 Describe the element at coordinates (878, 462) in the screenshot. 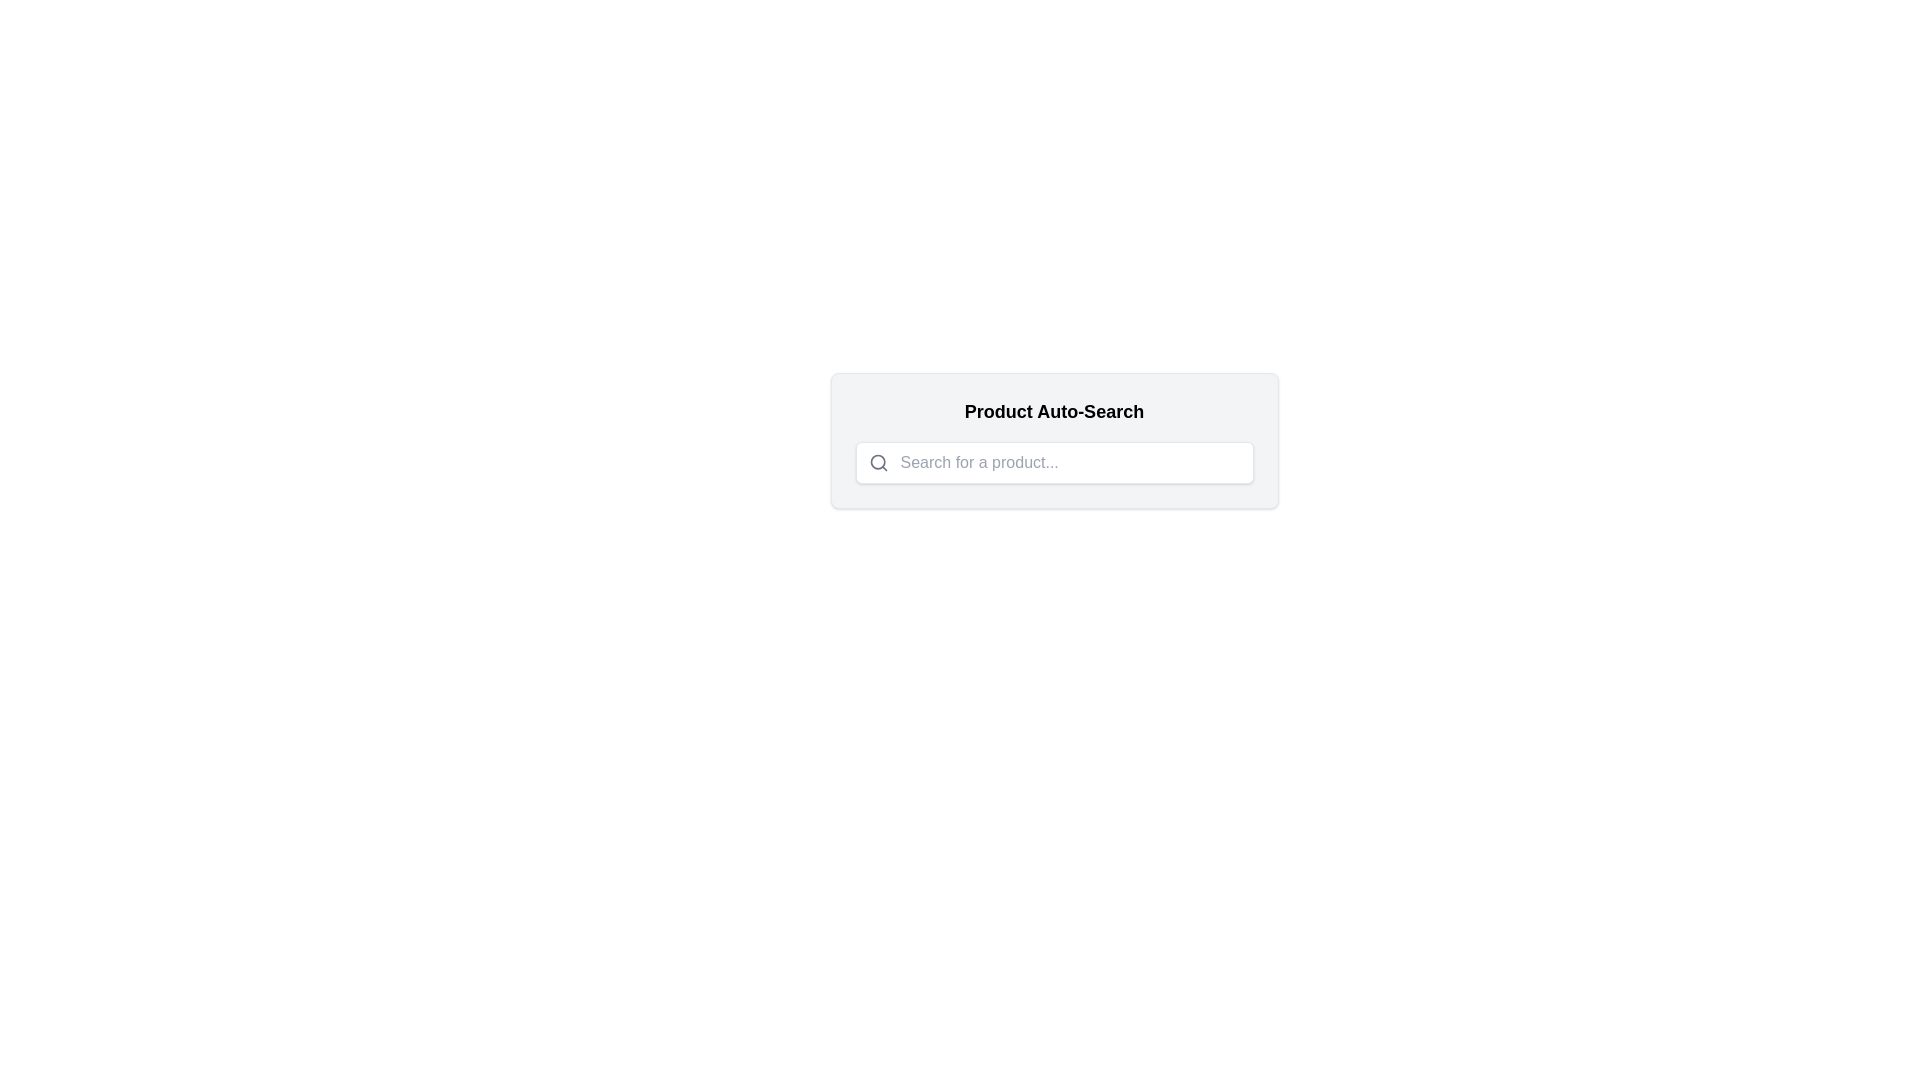

I see `the search icon located at the beginning of the text input field` at that location.